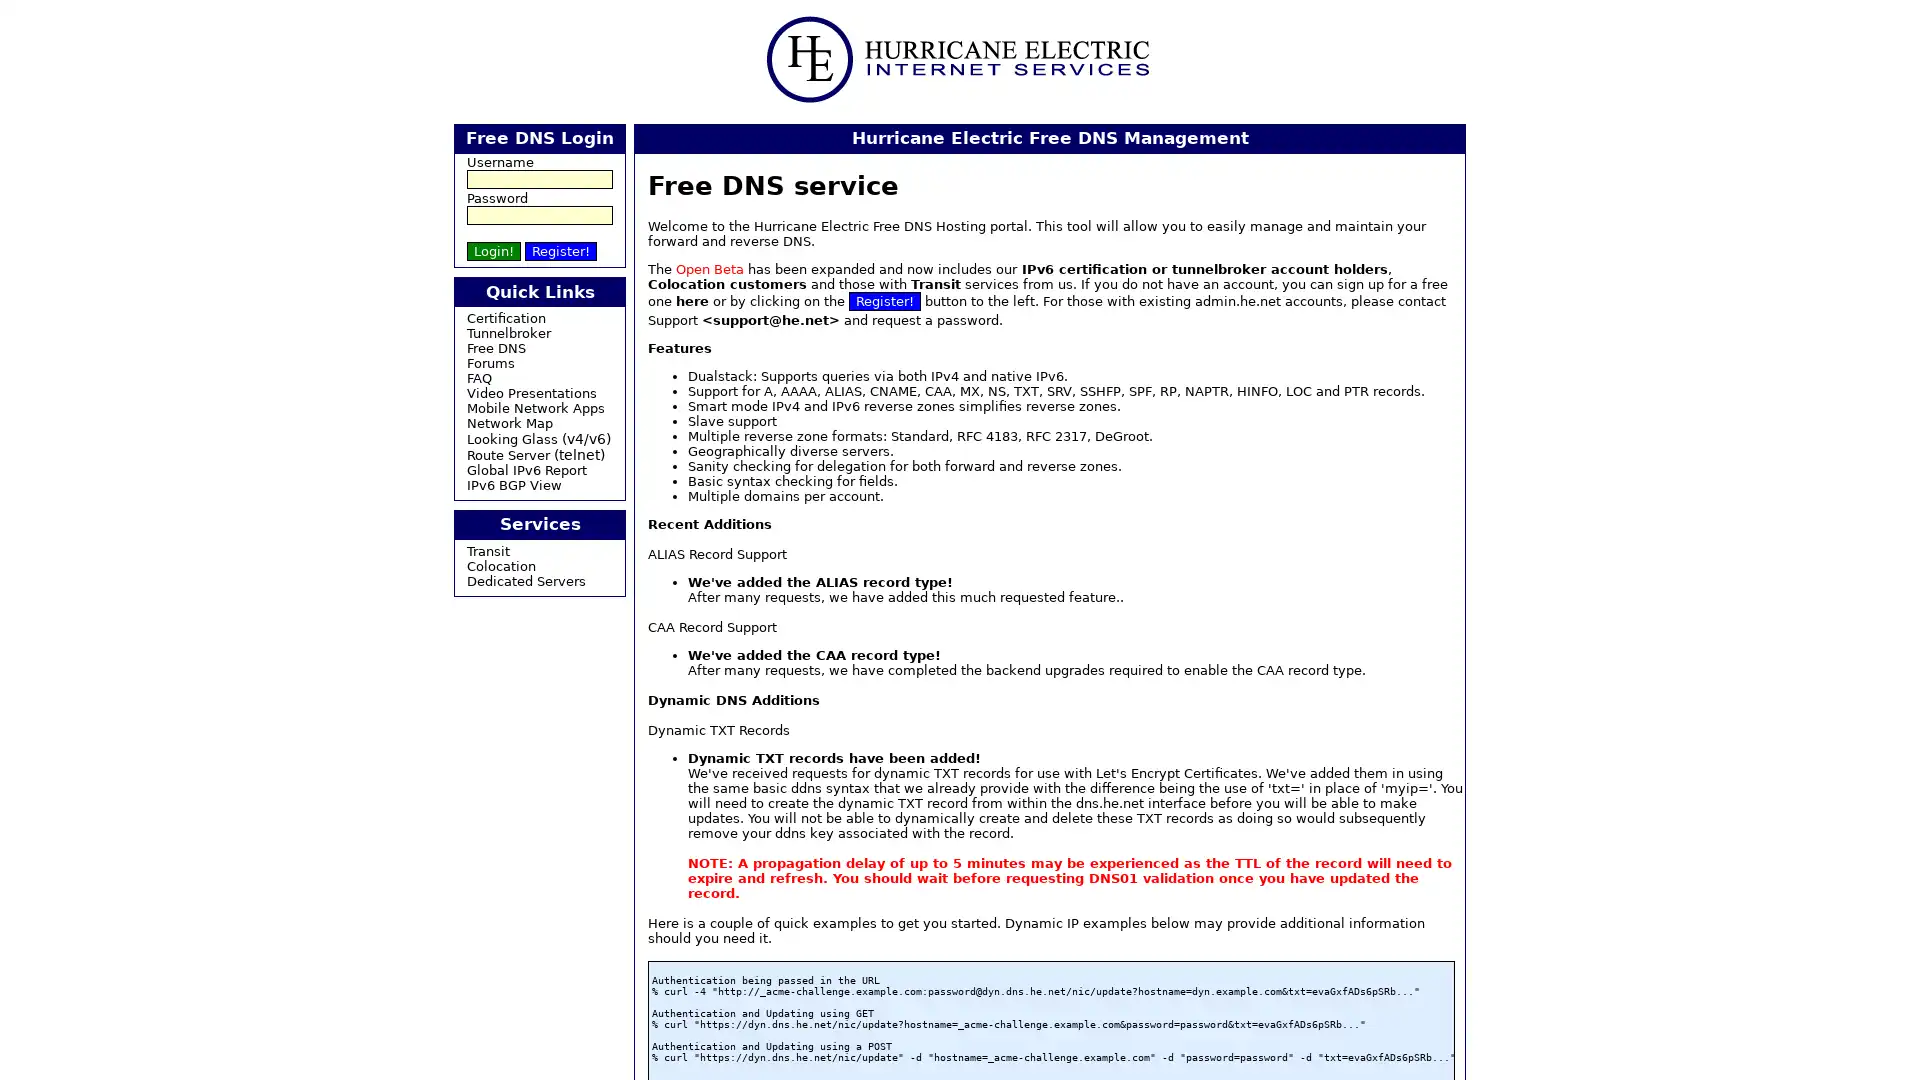 This screenshot has width=1920, height=1080. What do you see at coordinates (494, 250) in the screenshot?
I see `Login!` at bounding box center [494, 250].